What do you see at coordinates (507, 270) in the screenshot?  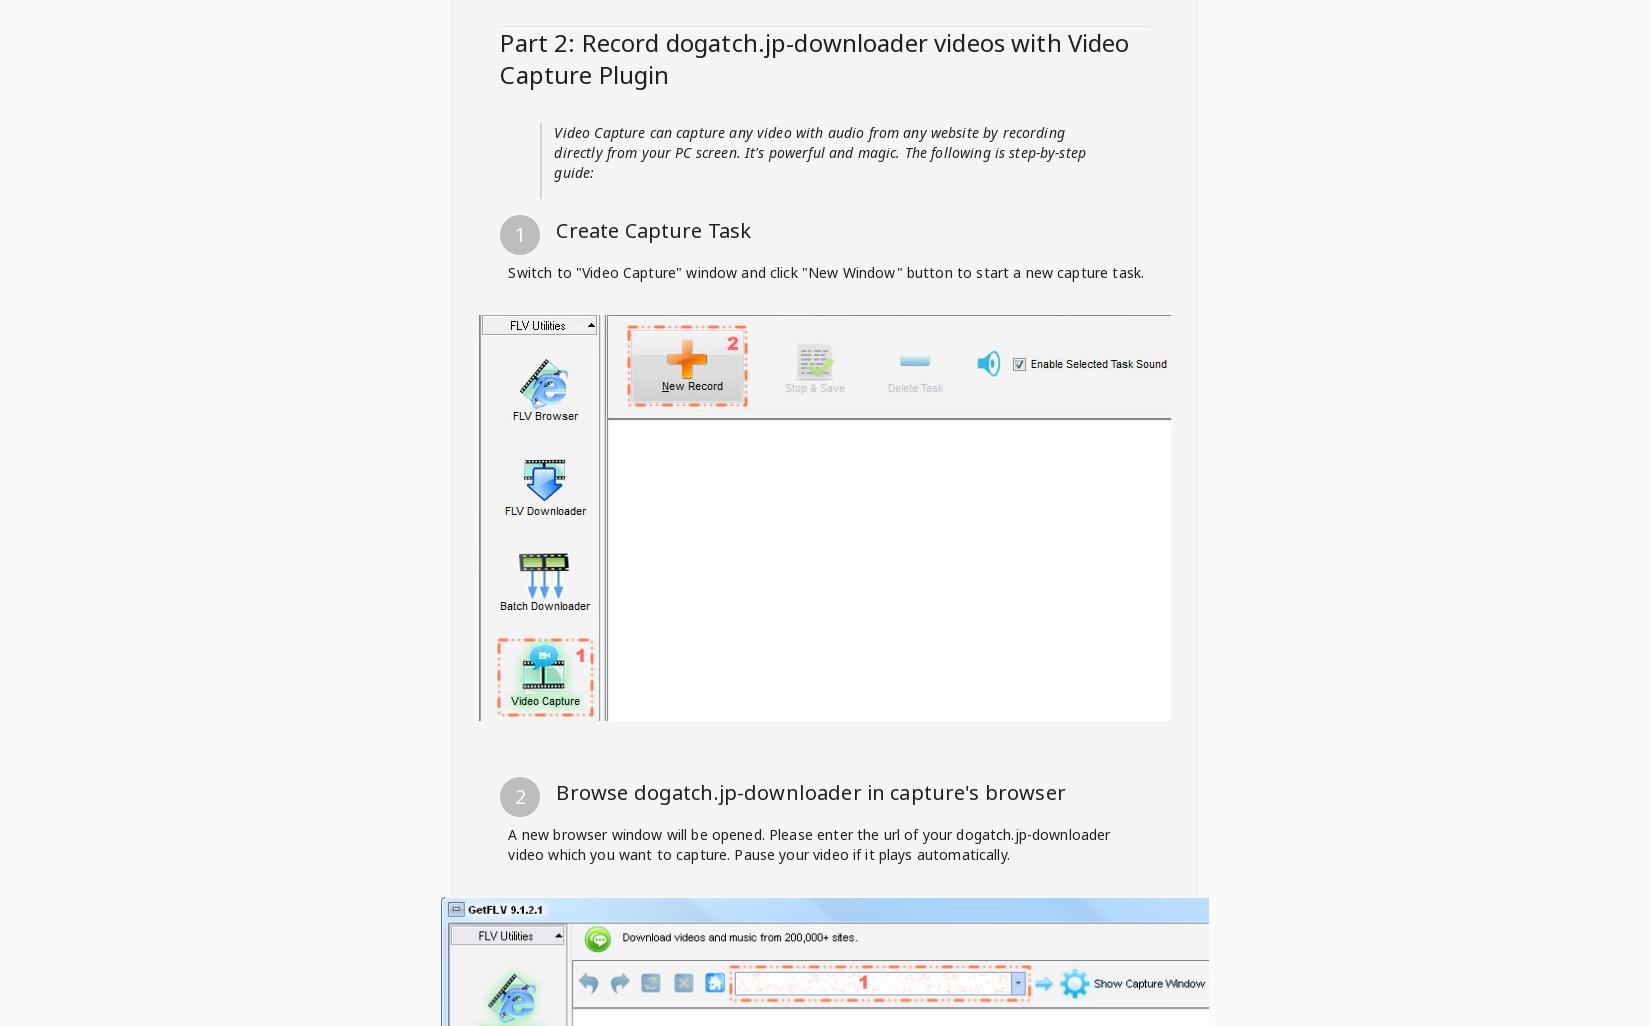 I see `'Switch to "Video Capture" window and click "New Window" button to start a new capture task.'` at bounding box center [507, 270].